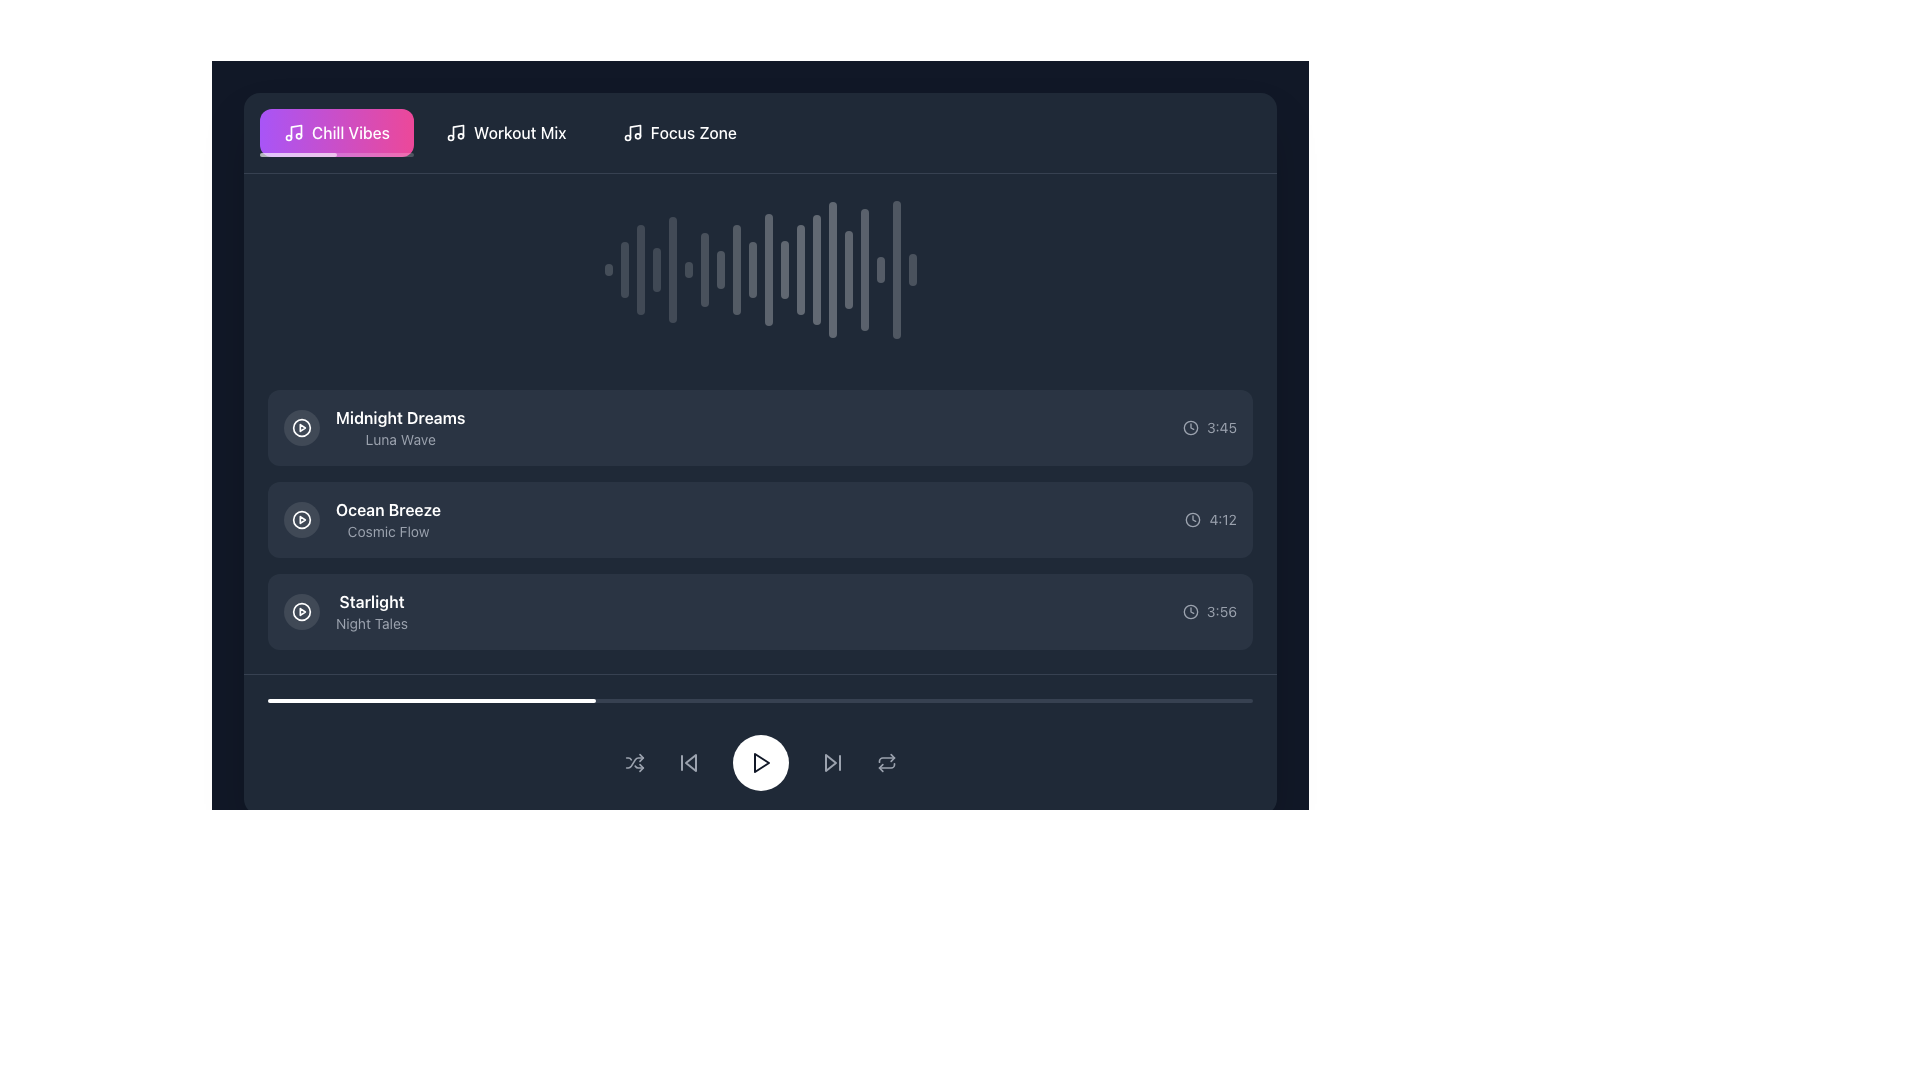  Describe the element at coordinates (374, 427) in the screenshot. I see `the first list item labeled 'Midnight Dreams' with a circular play icon` at that location.